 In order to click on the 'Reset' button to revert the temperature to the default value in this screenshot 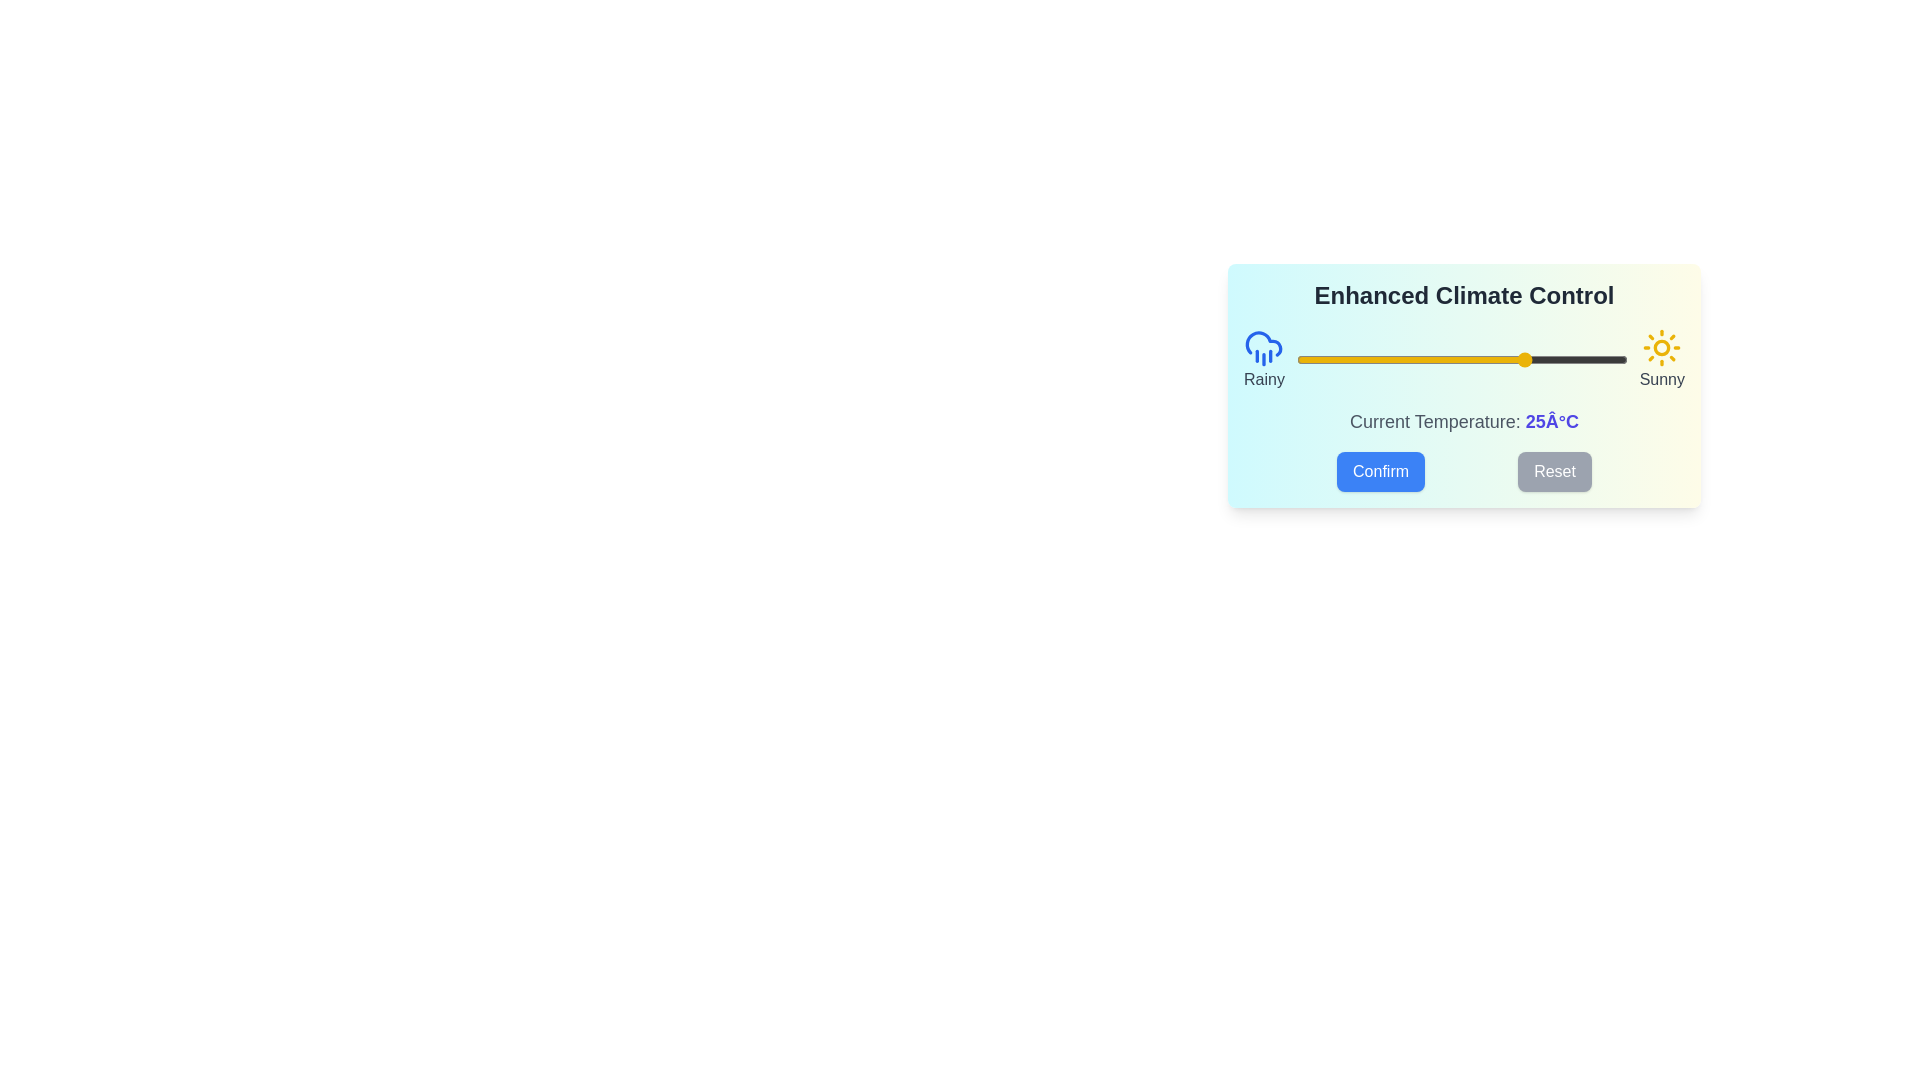, I will do `click(1554, 471)`.